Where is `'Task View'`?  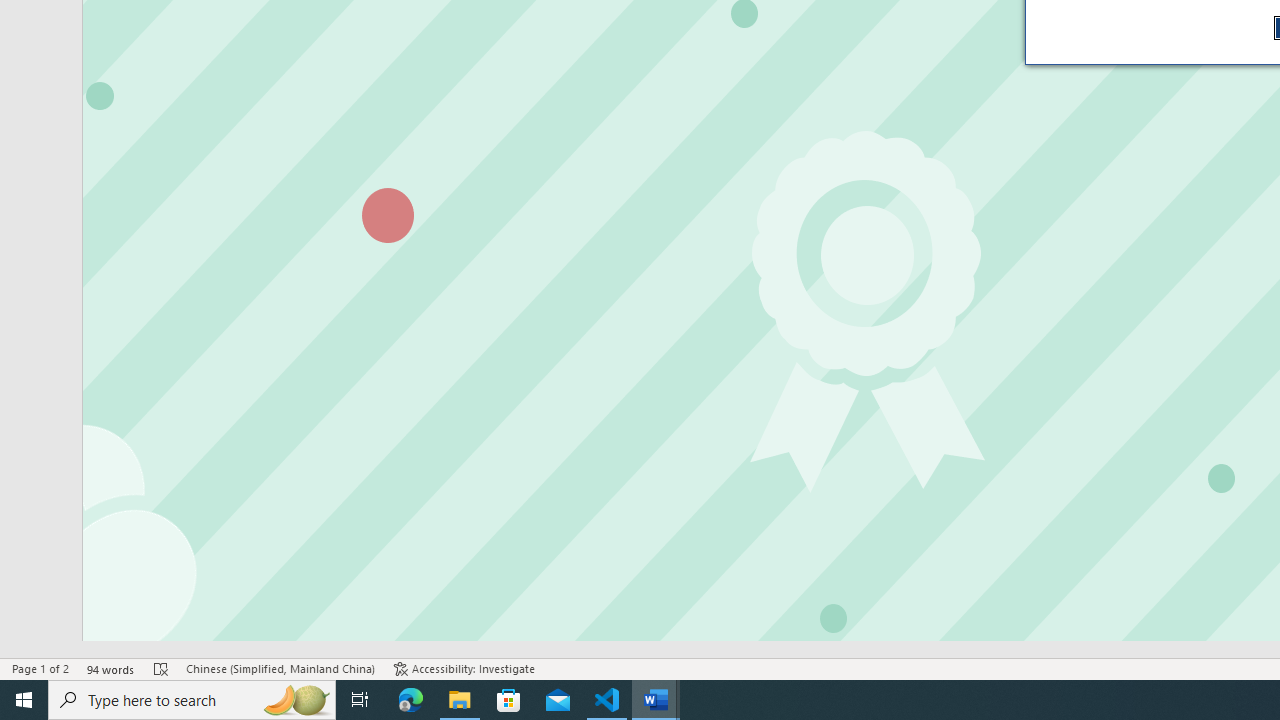 'Task View' is located at coordinates (359, 698).